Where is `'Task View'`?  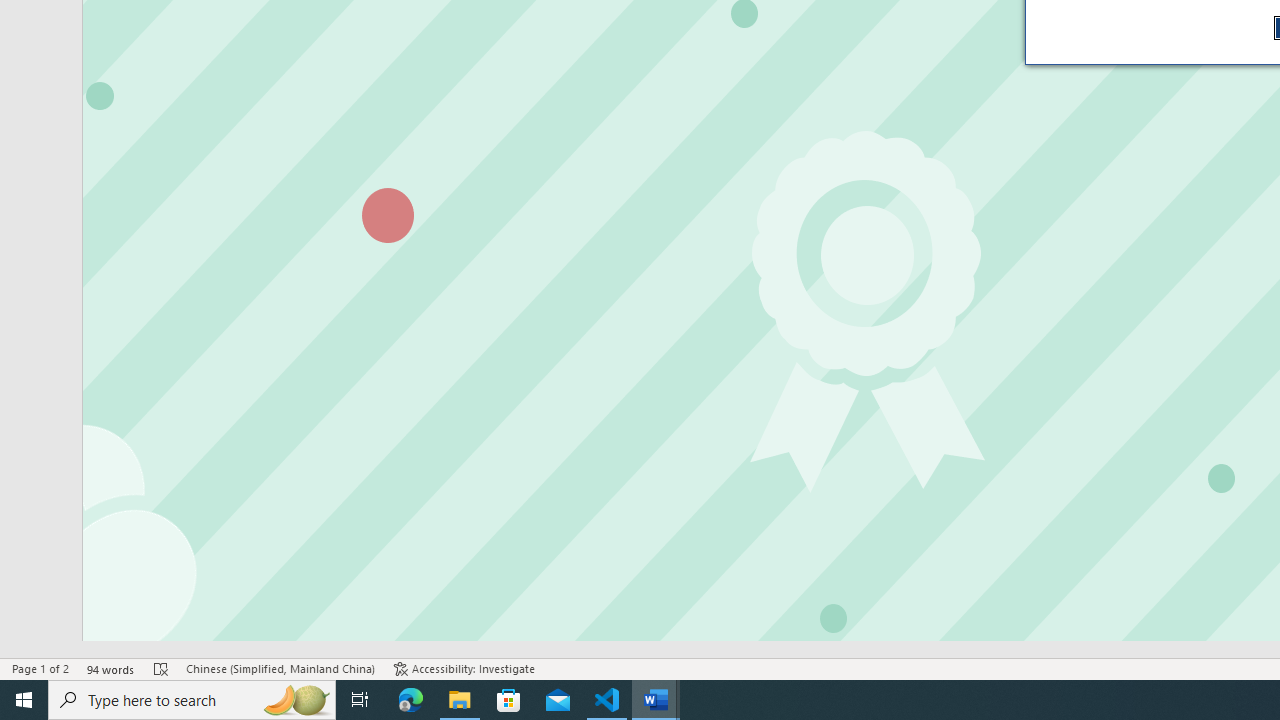 'Task View' is located at coordinates (359, 698).